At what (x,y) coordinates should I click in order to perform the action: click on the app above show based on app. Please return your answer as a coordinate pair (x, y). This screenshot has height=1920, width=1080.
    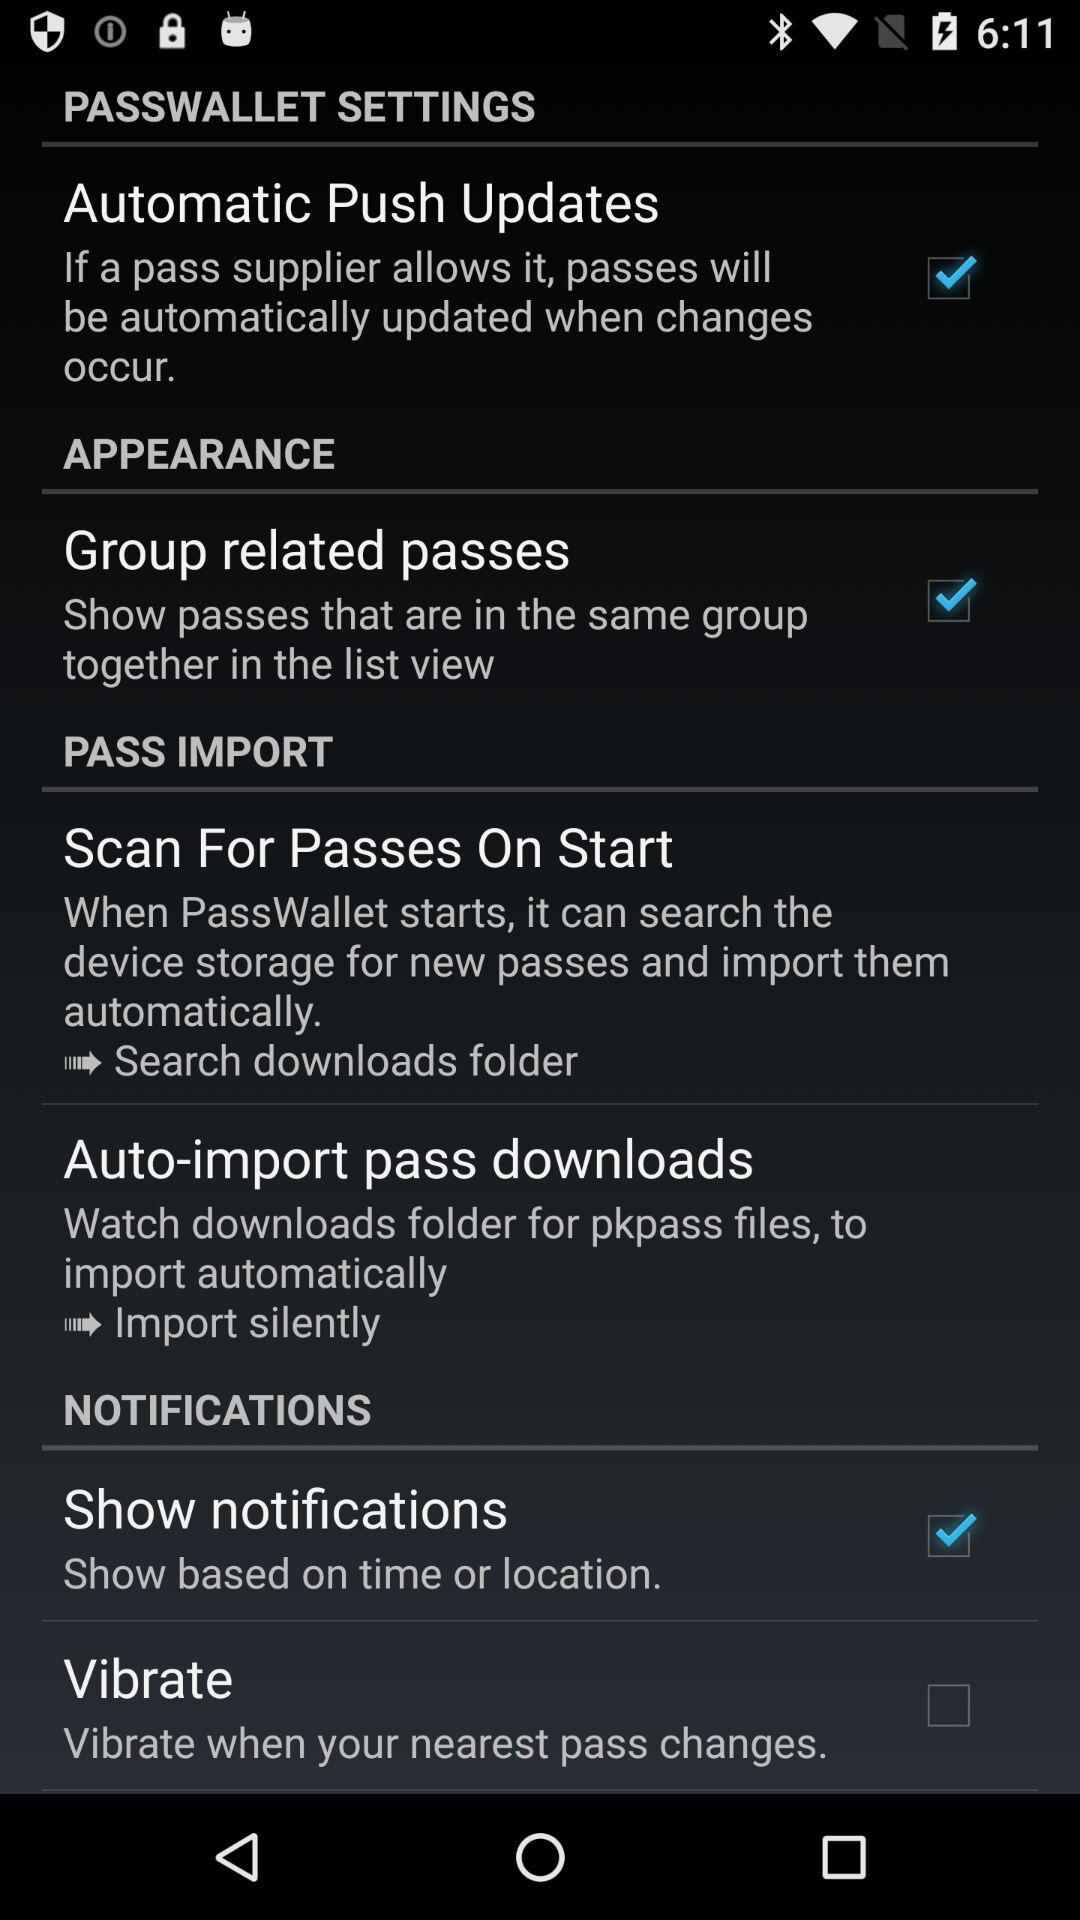
    Looking at the image, I should click on (285, 1507).